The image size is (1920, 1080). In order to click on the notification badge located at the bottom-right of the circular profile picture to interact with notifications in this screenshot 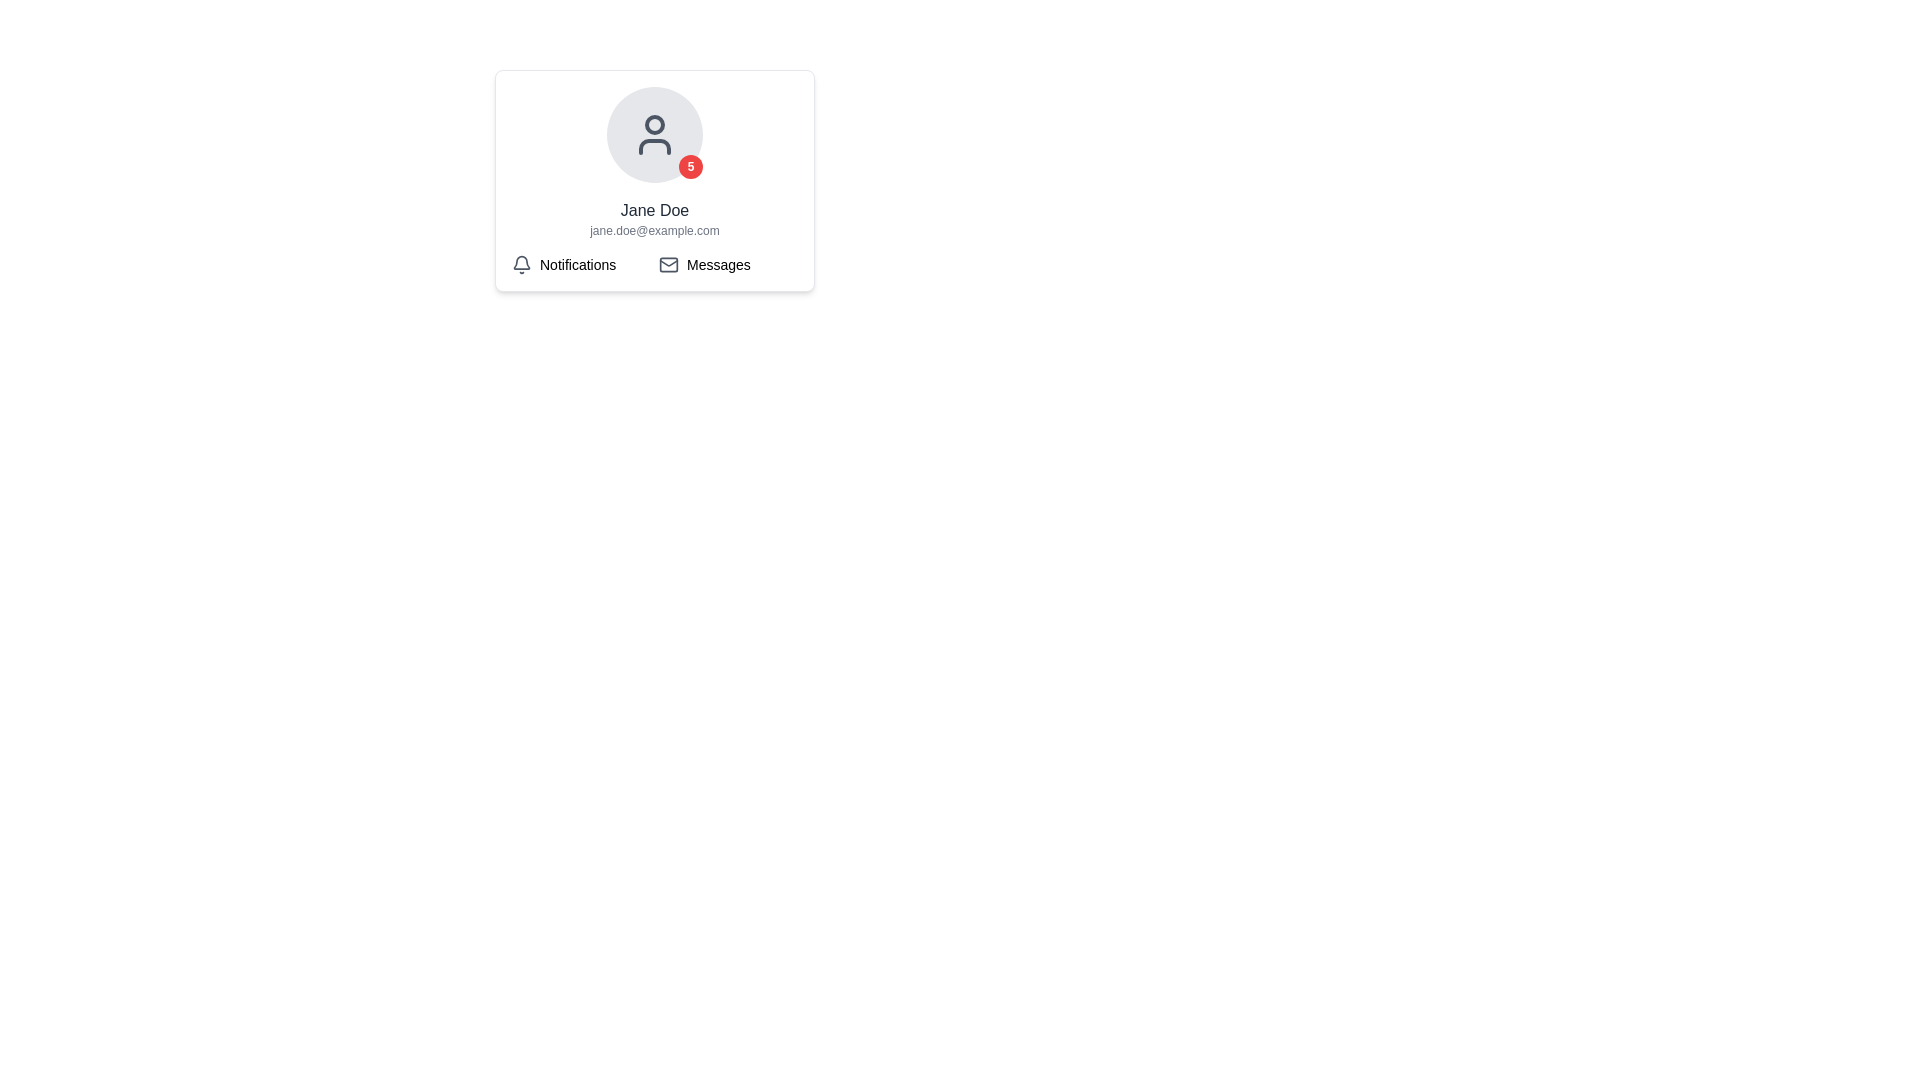, I will do `click(691, 165)`.